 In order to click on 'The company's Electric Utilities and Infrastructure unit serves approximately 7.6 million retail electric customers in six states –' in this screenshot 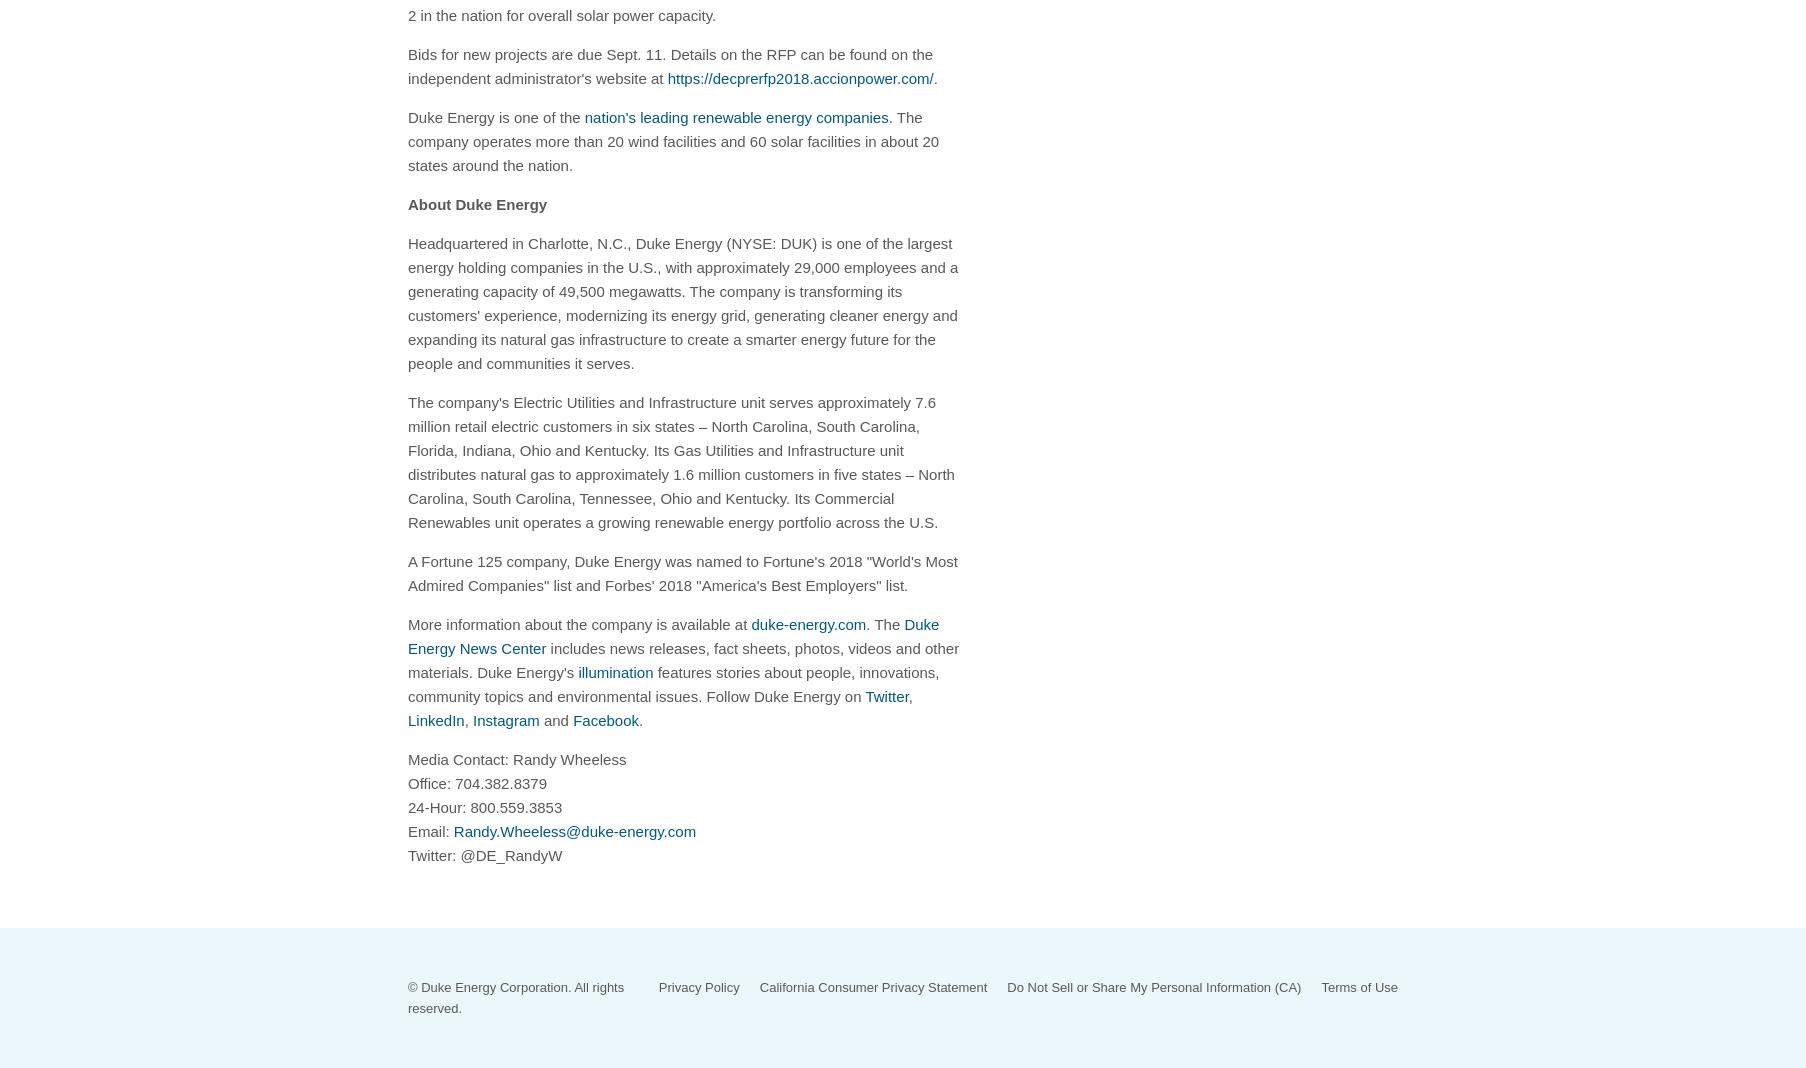, I will do `click(671, 413)`.